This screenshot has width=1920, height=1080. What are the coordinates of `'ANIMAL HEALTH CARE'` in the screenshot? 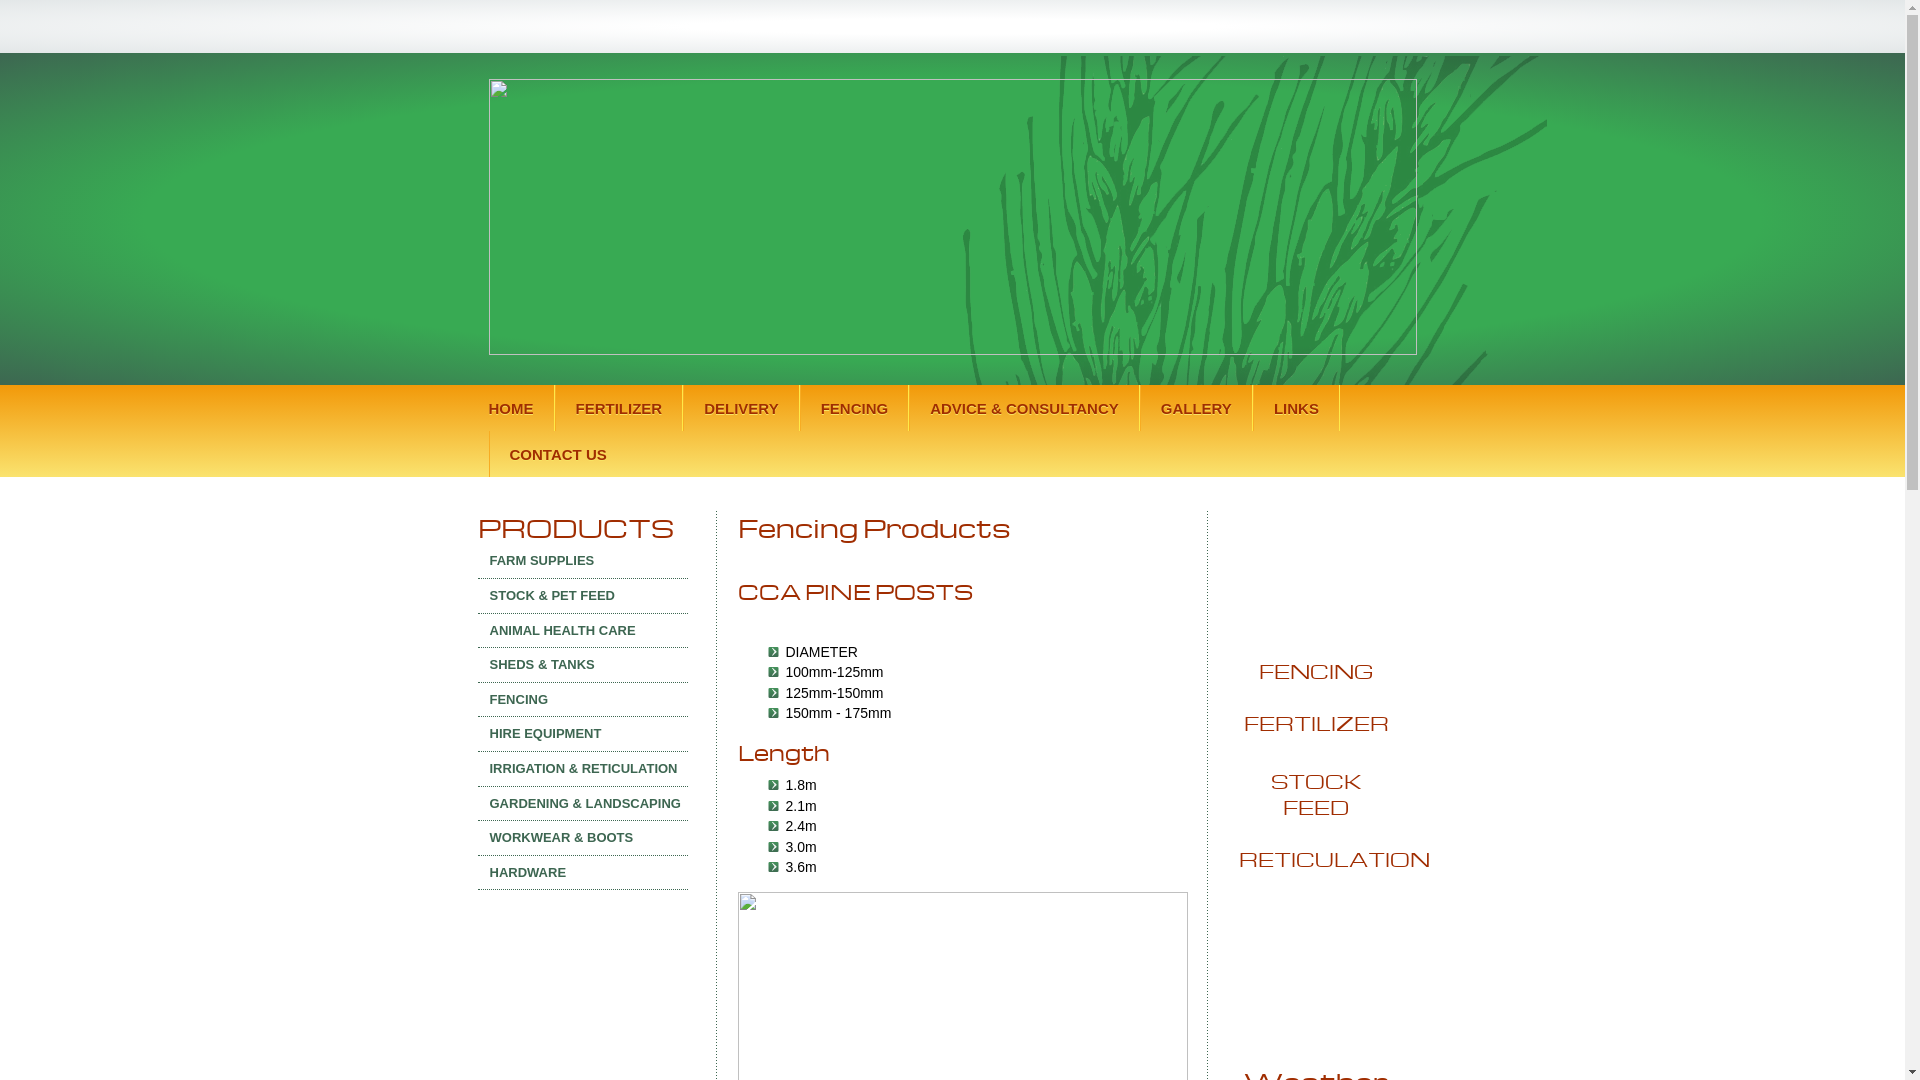 It's located at (477, 631).